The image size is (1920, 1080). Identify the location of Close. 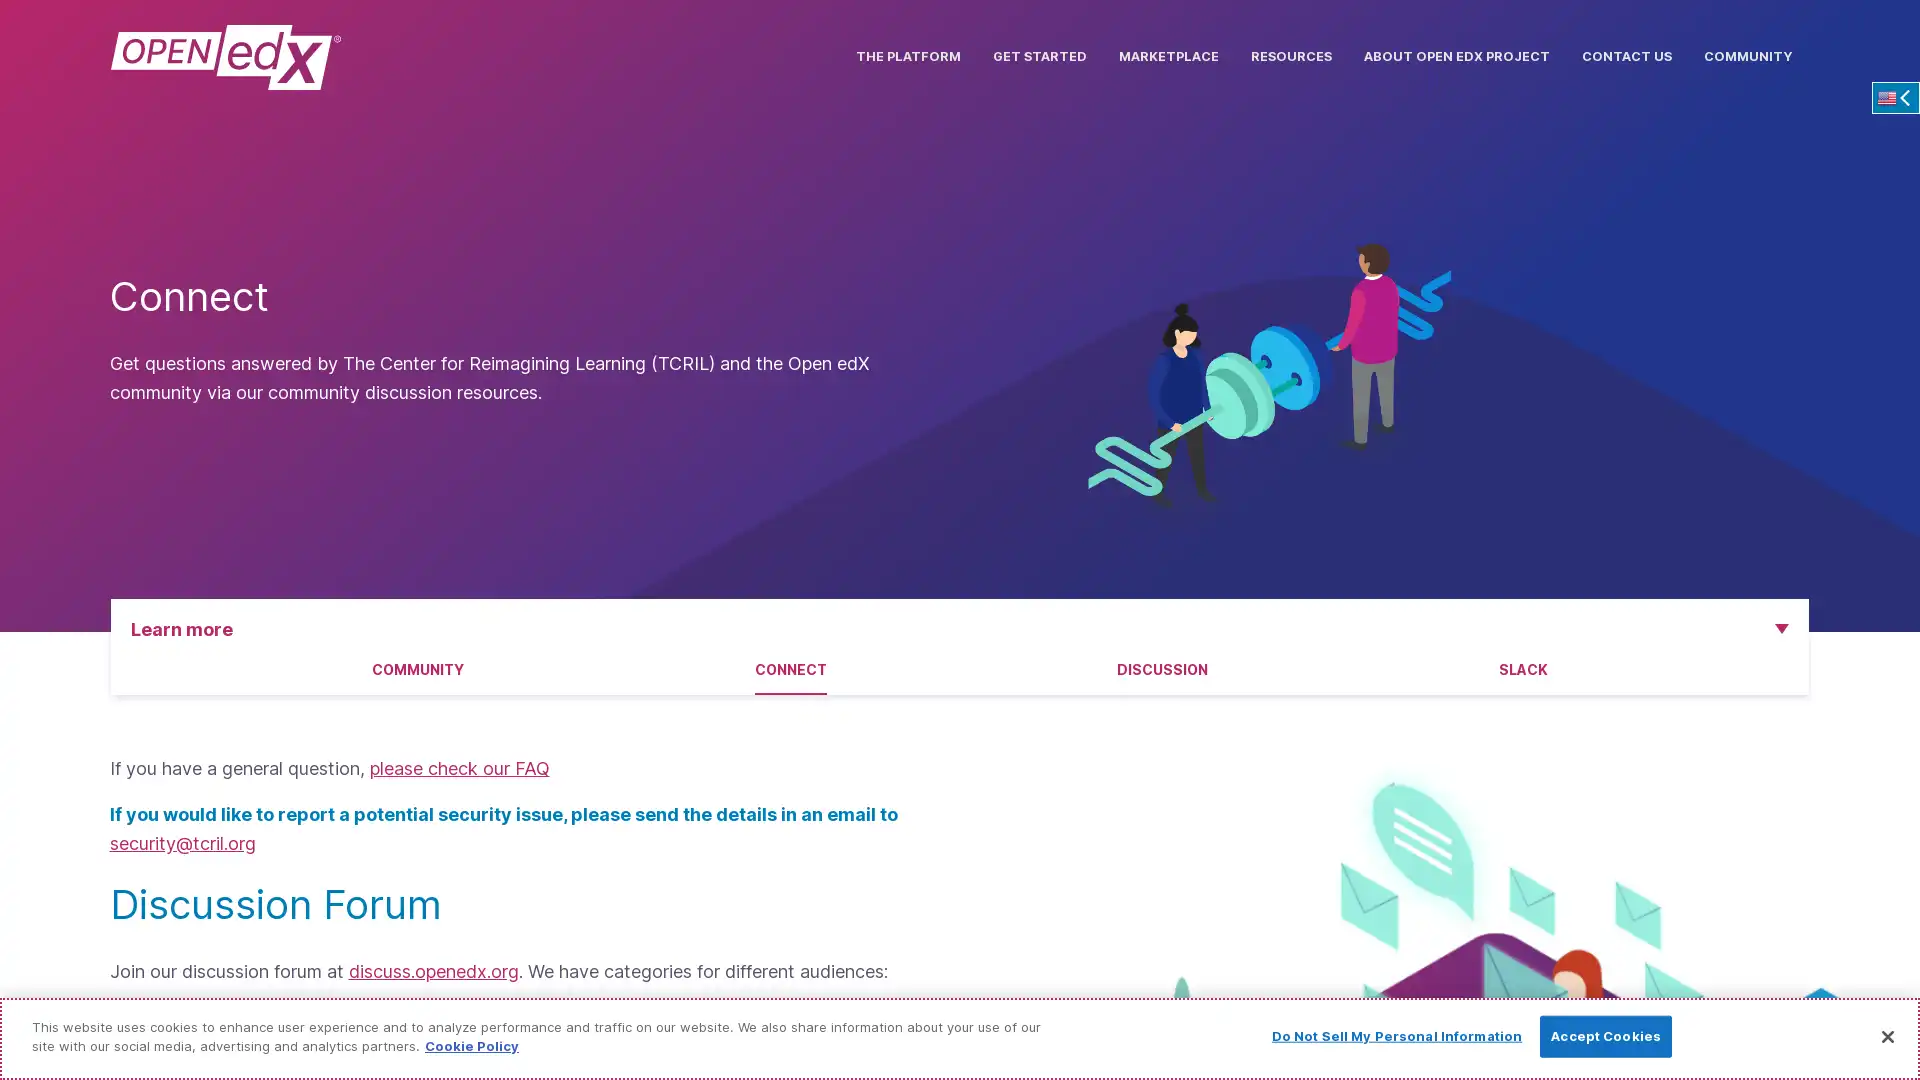
(1886, 1035).